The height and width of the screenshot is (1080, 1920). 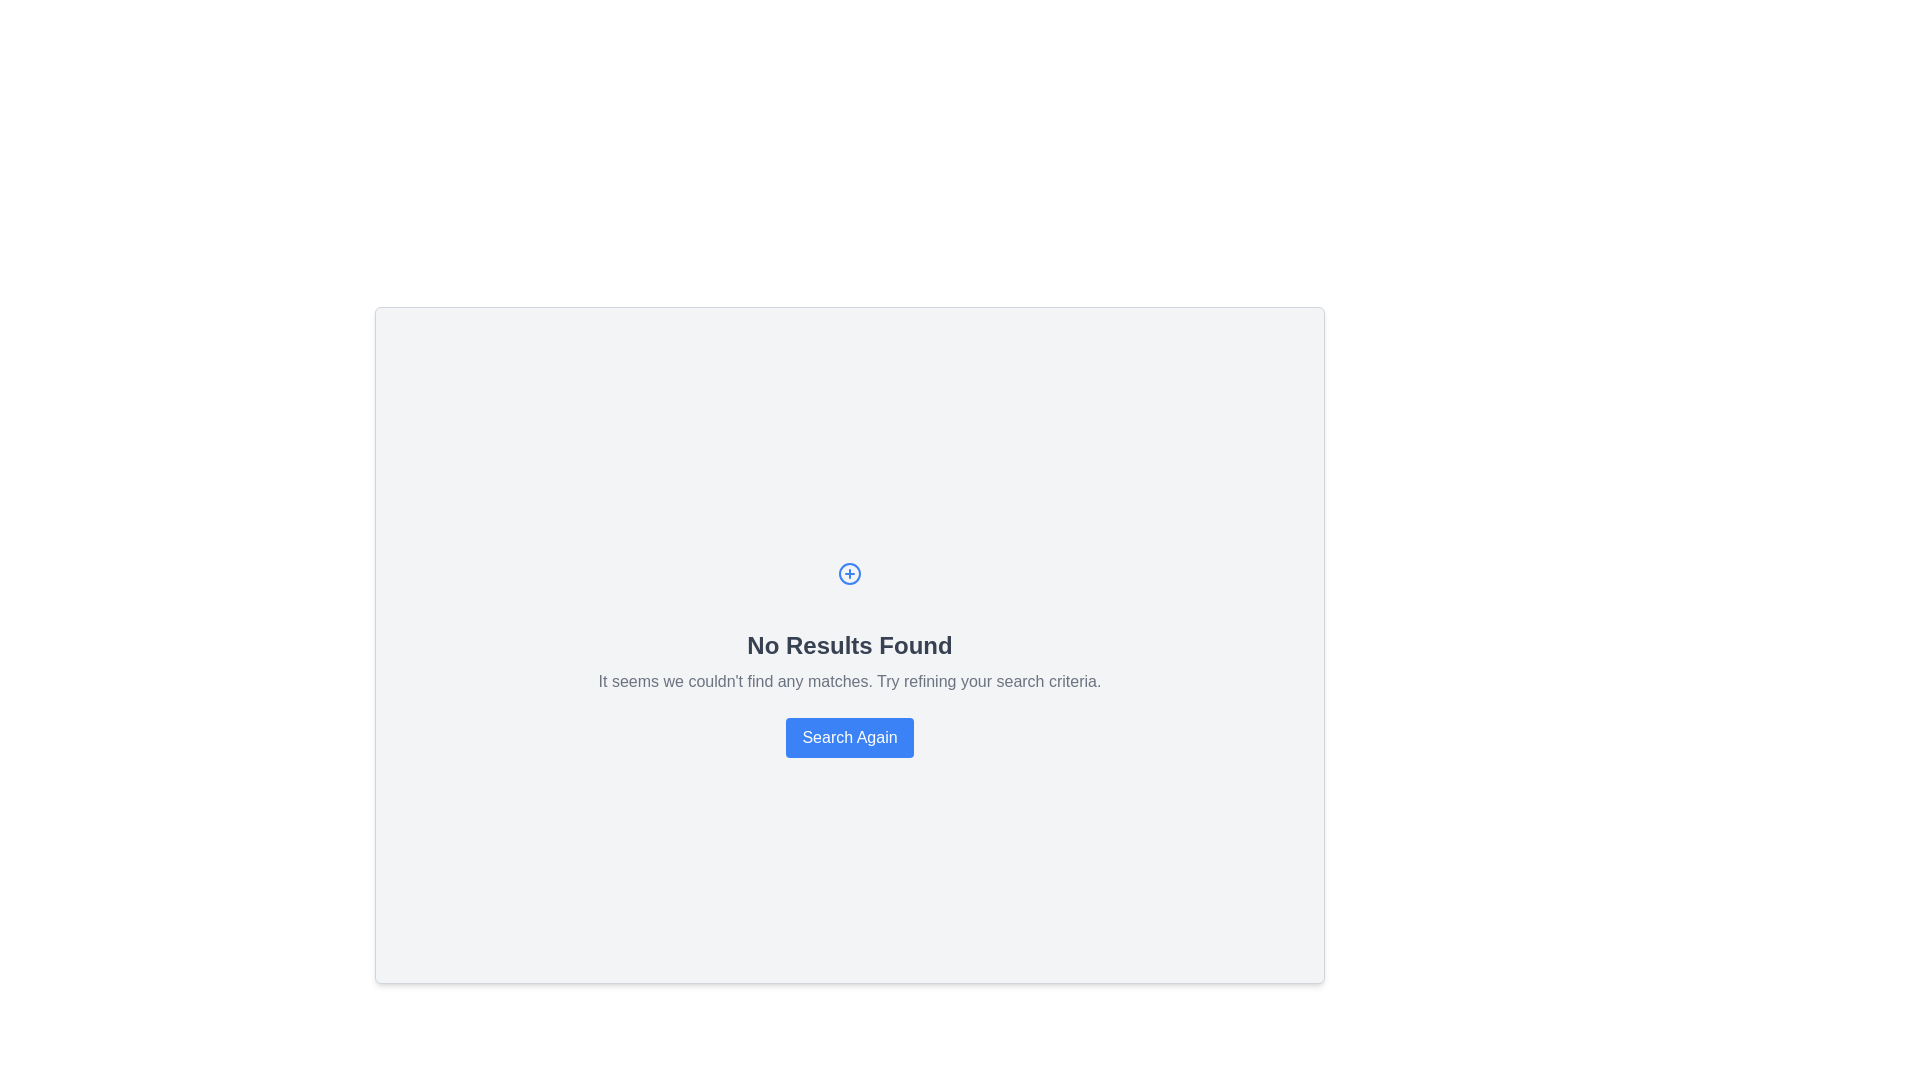 I want to click on the circular icon with a blue outline and a plus sign, which is centrally aligned within the gray panel above the 'No Results Found' notification, so click(x=849, y=573).